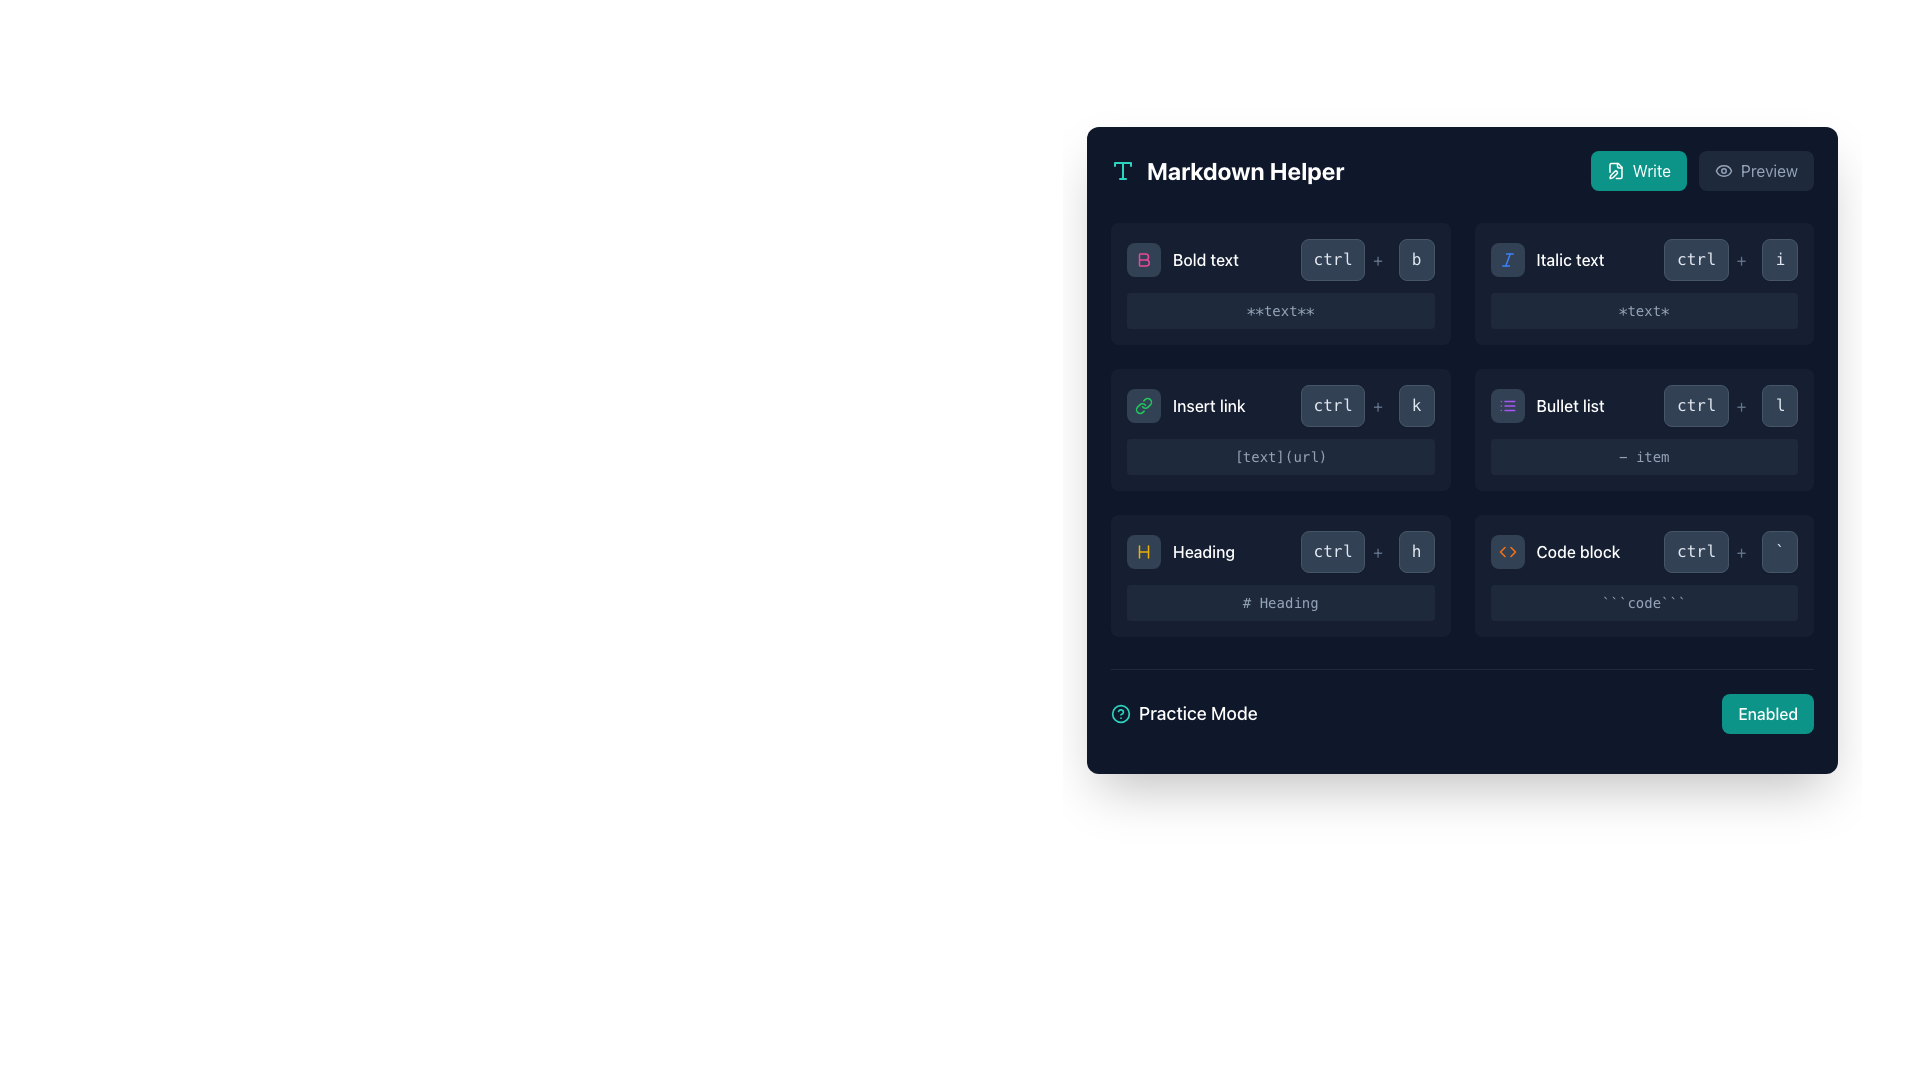 This screenshot has height=1080, width=1920. I want to click on the preview button located at the top-right corner of the interface, so click(1755, 169).